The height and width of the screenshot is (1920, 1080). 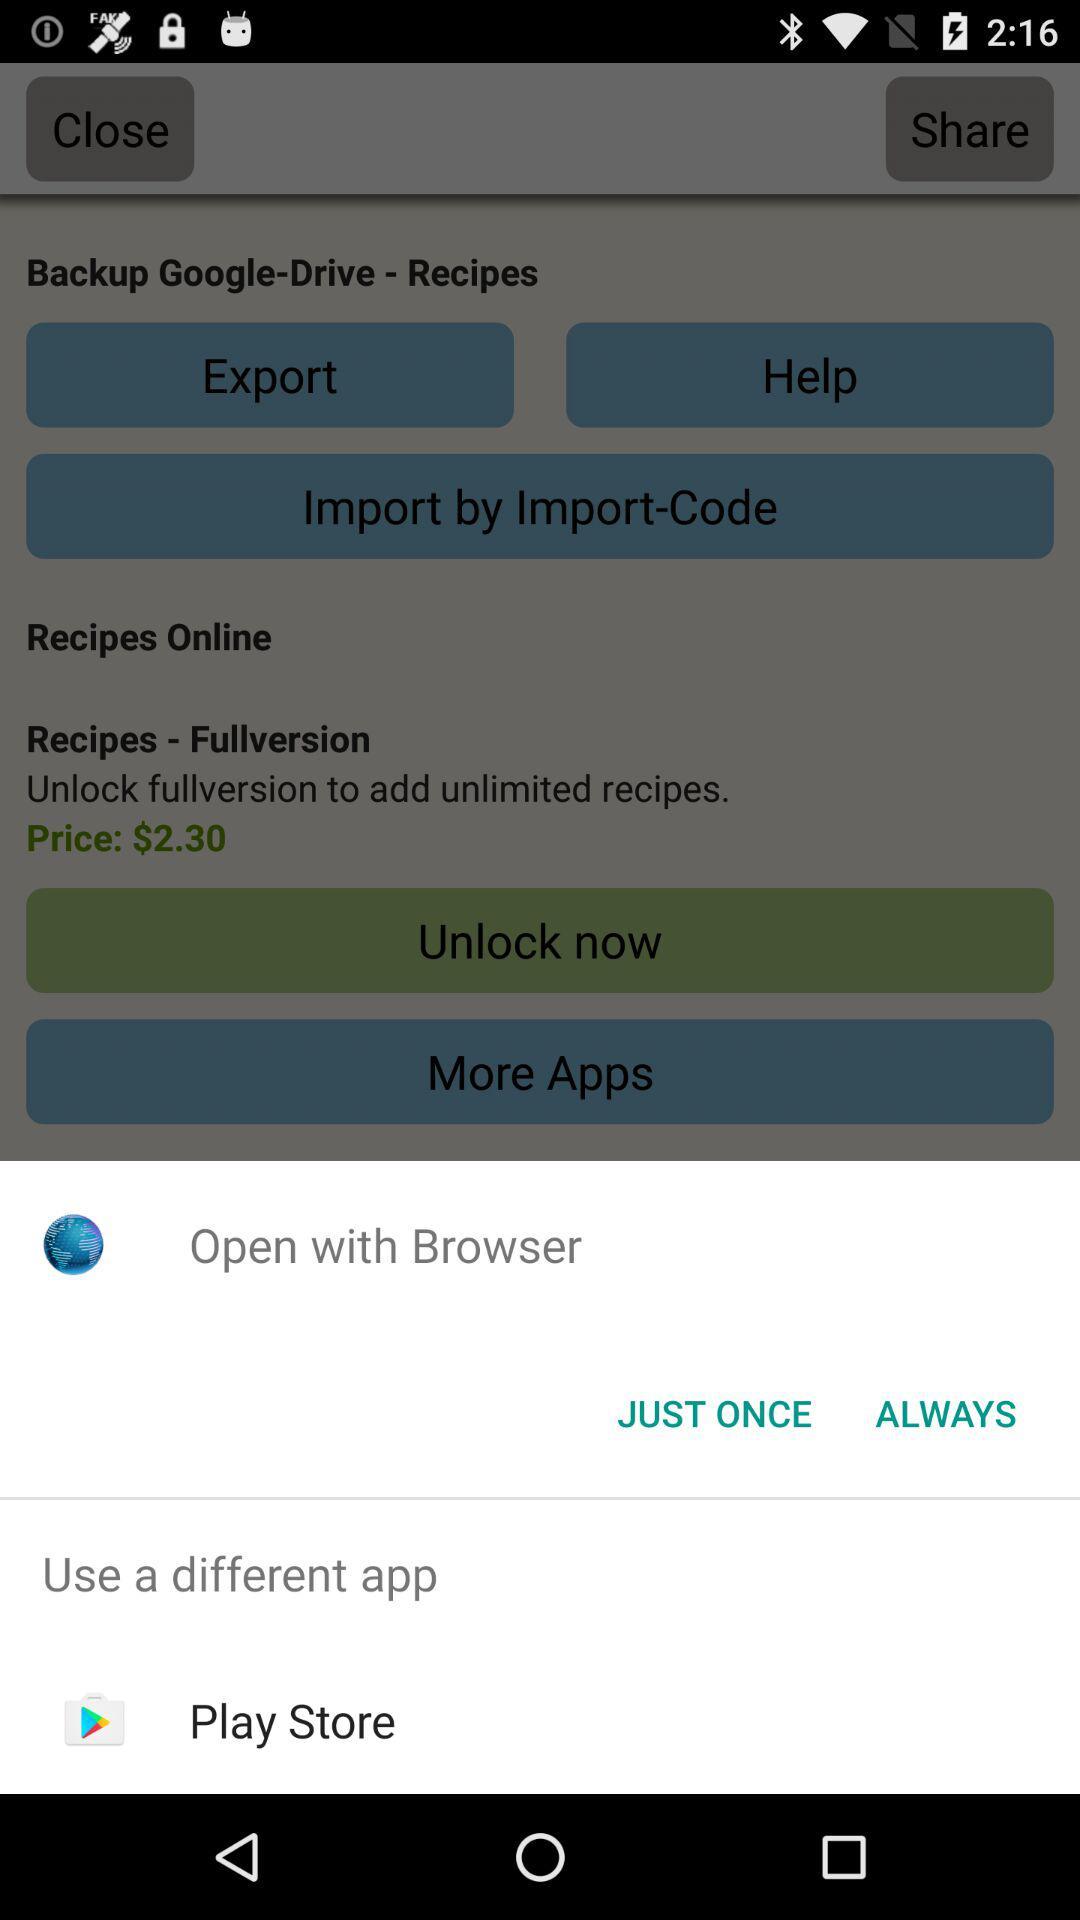 I want to click on button next to the just once item, so click(x=945, y=1411).